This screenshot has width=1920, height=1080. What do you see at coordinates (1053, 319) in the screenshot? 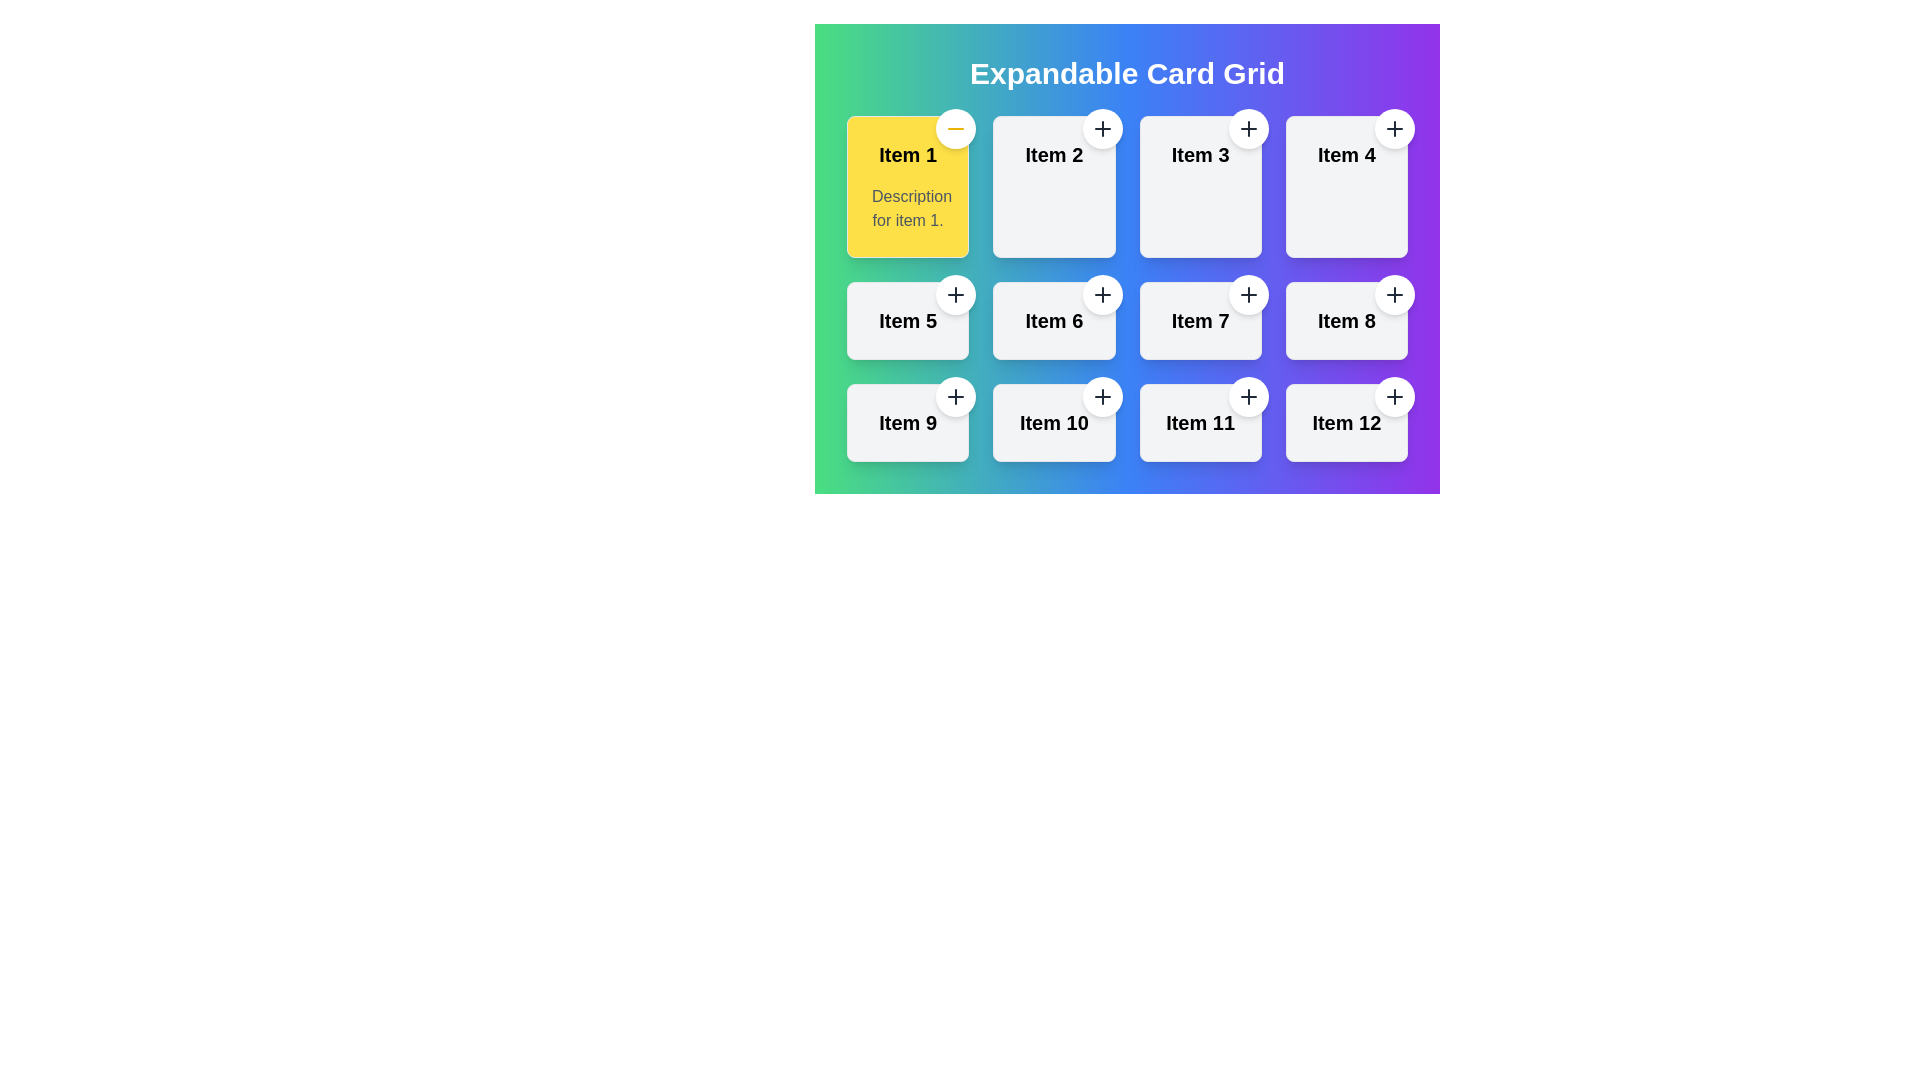
I see `label 'Item 6' located on the card in the second row, second column of a 4x3 grid layout, which contains a button and a title` at bounding box center [1053, 319].